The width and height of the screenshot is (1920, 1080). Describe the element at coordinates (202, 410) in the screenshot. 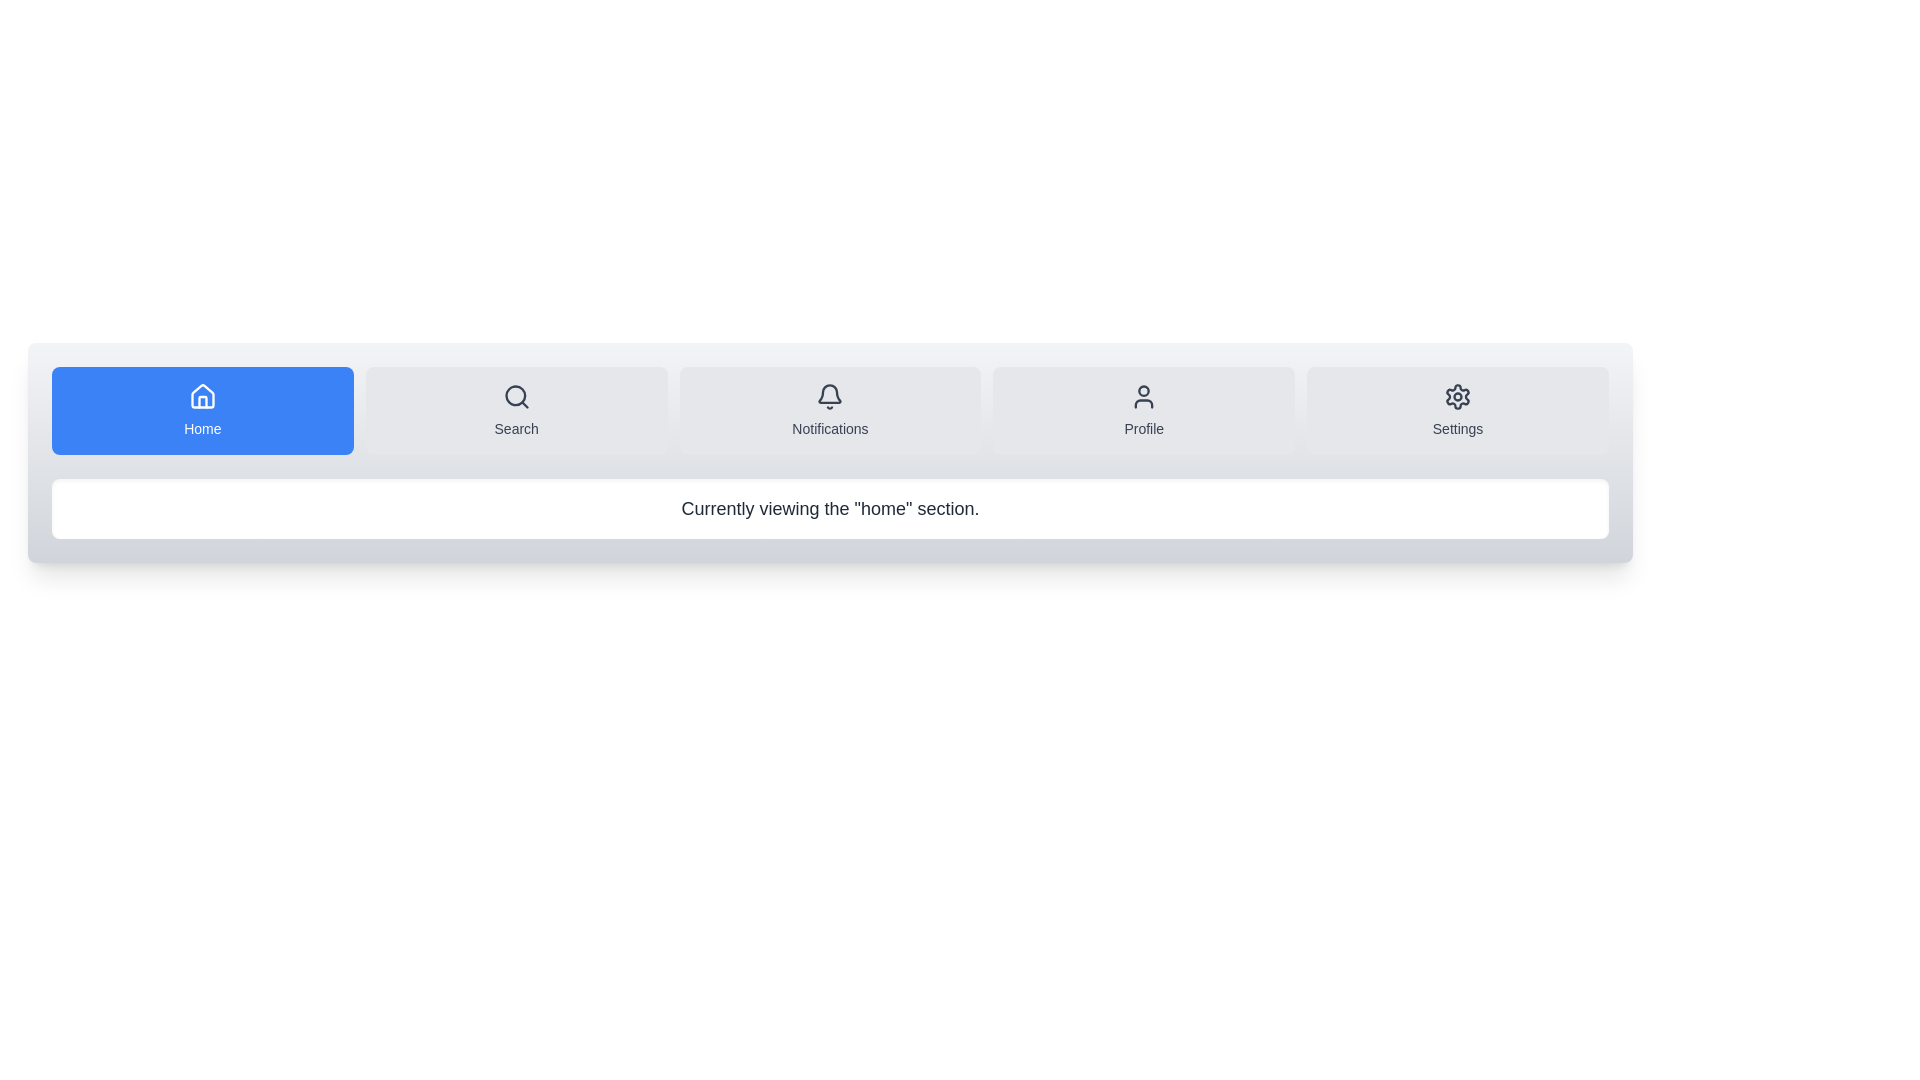

I see `the 'Home' button, which is the first button in a grid of five, located at the top-center of the interface` at that location.